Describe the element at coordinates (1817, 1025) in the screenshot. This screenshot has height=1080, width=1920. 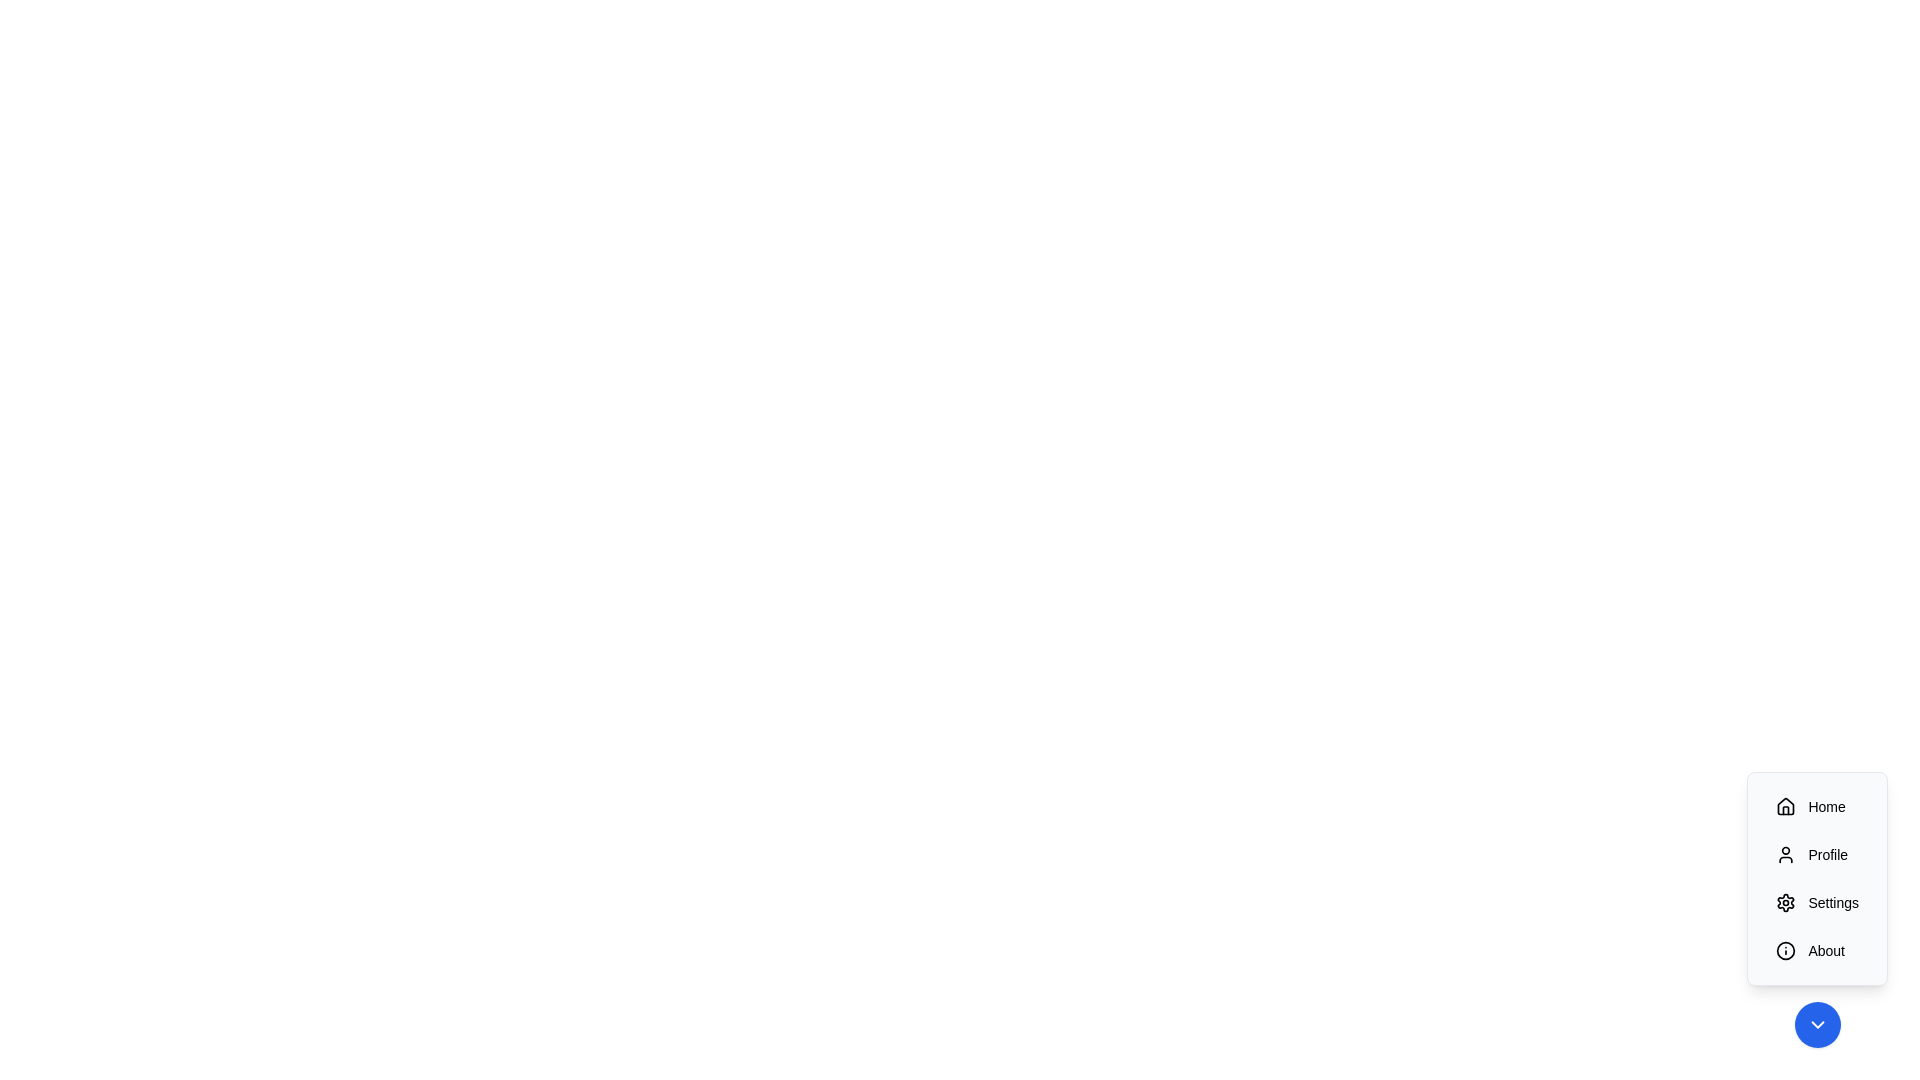
I see `the blue button with the chevron icon to toggle the menu visibility` at that location.